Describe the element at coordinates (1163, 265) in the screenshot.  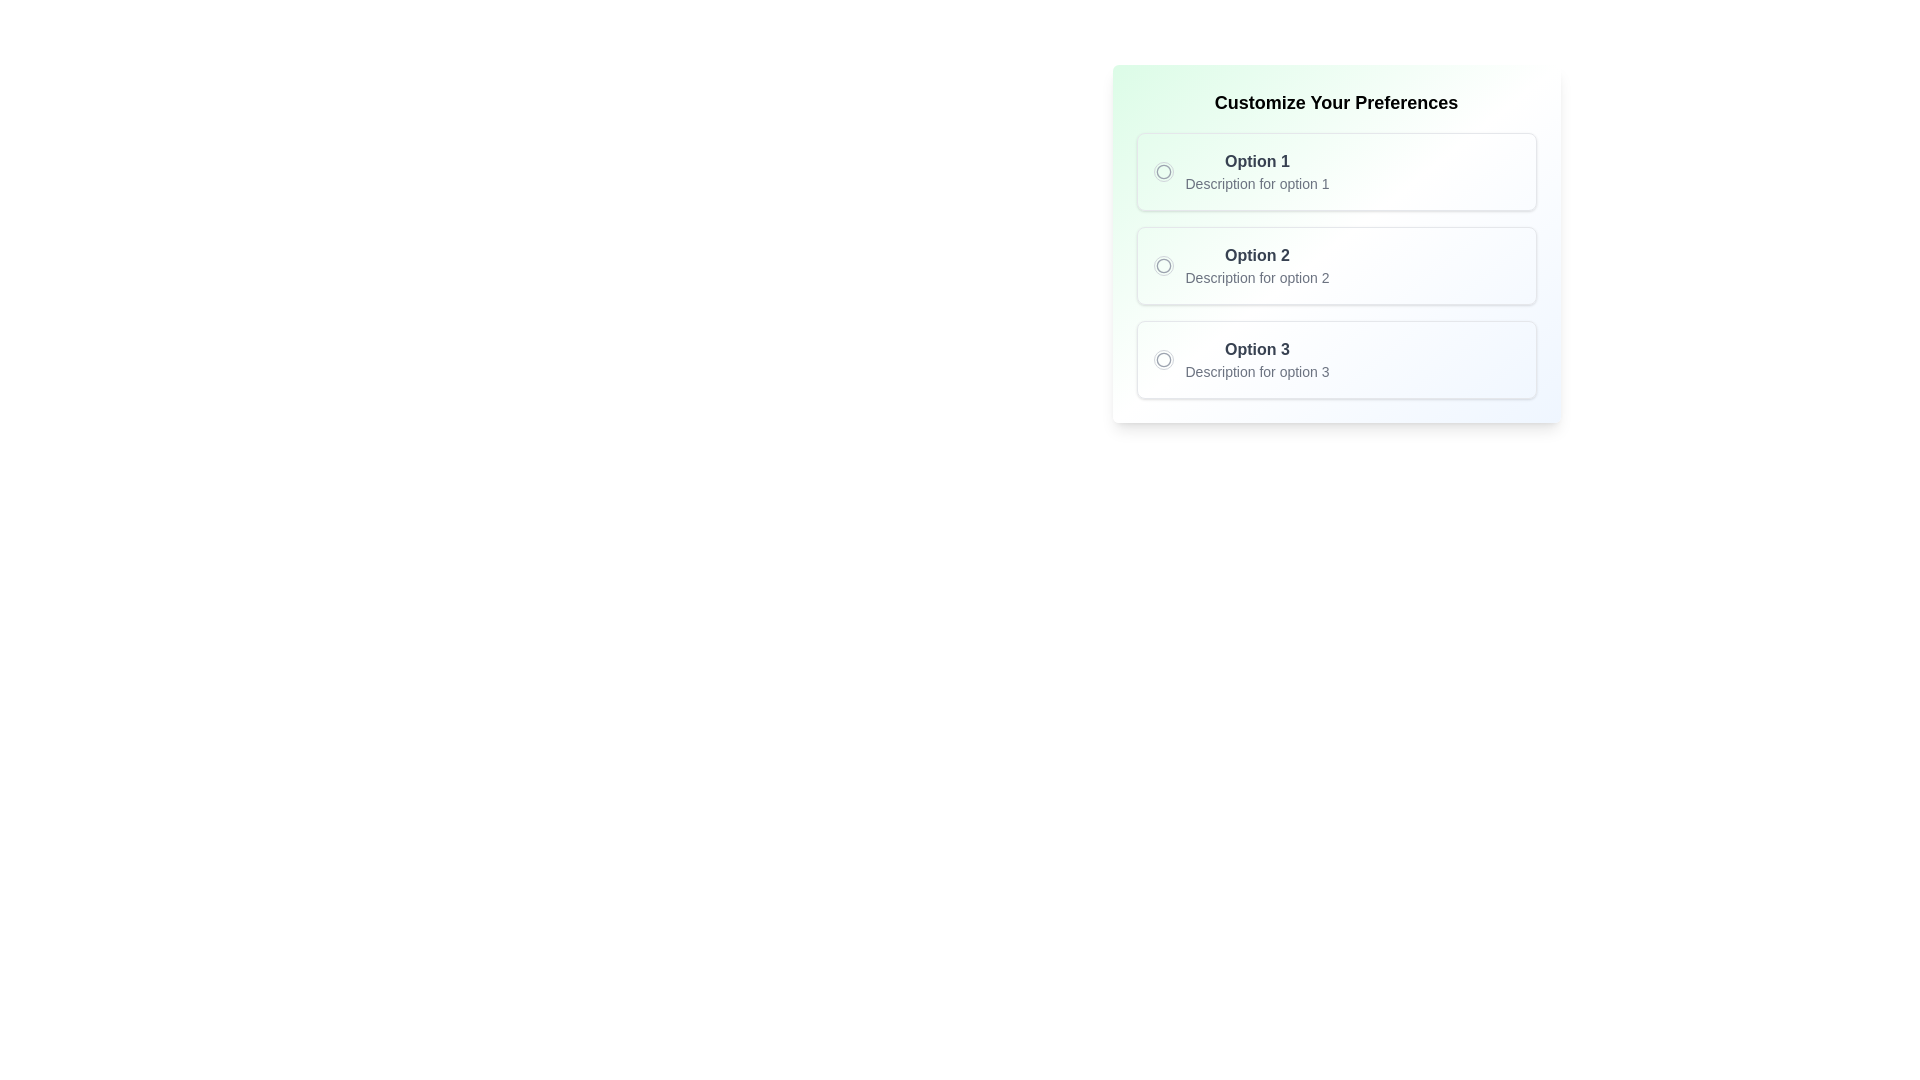
I see `the radio button for 'Option 2'` at that location.